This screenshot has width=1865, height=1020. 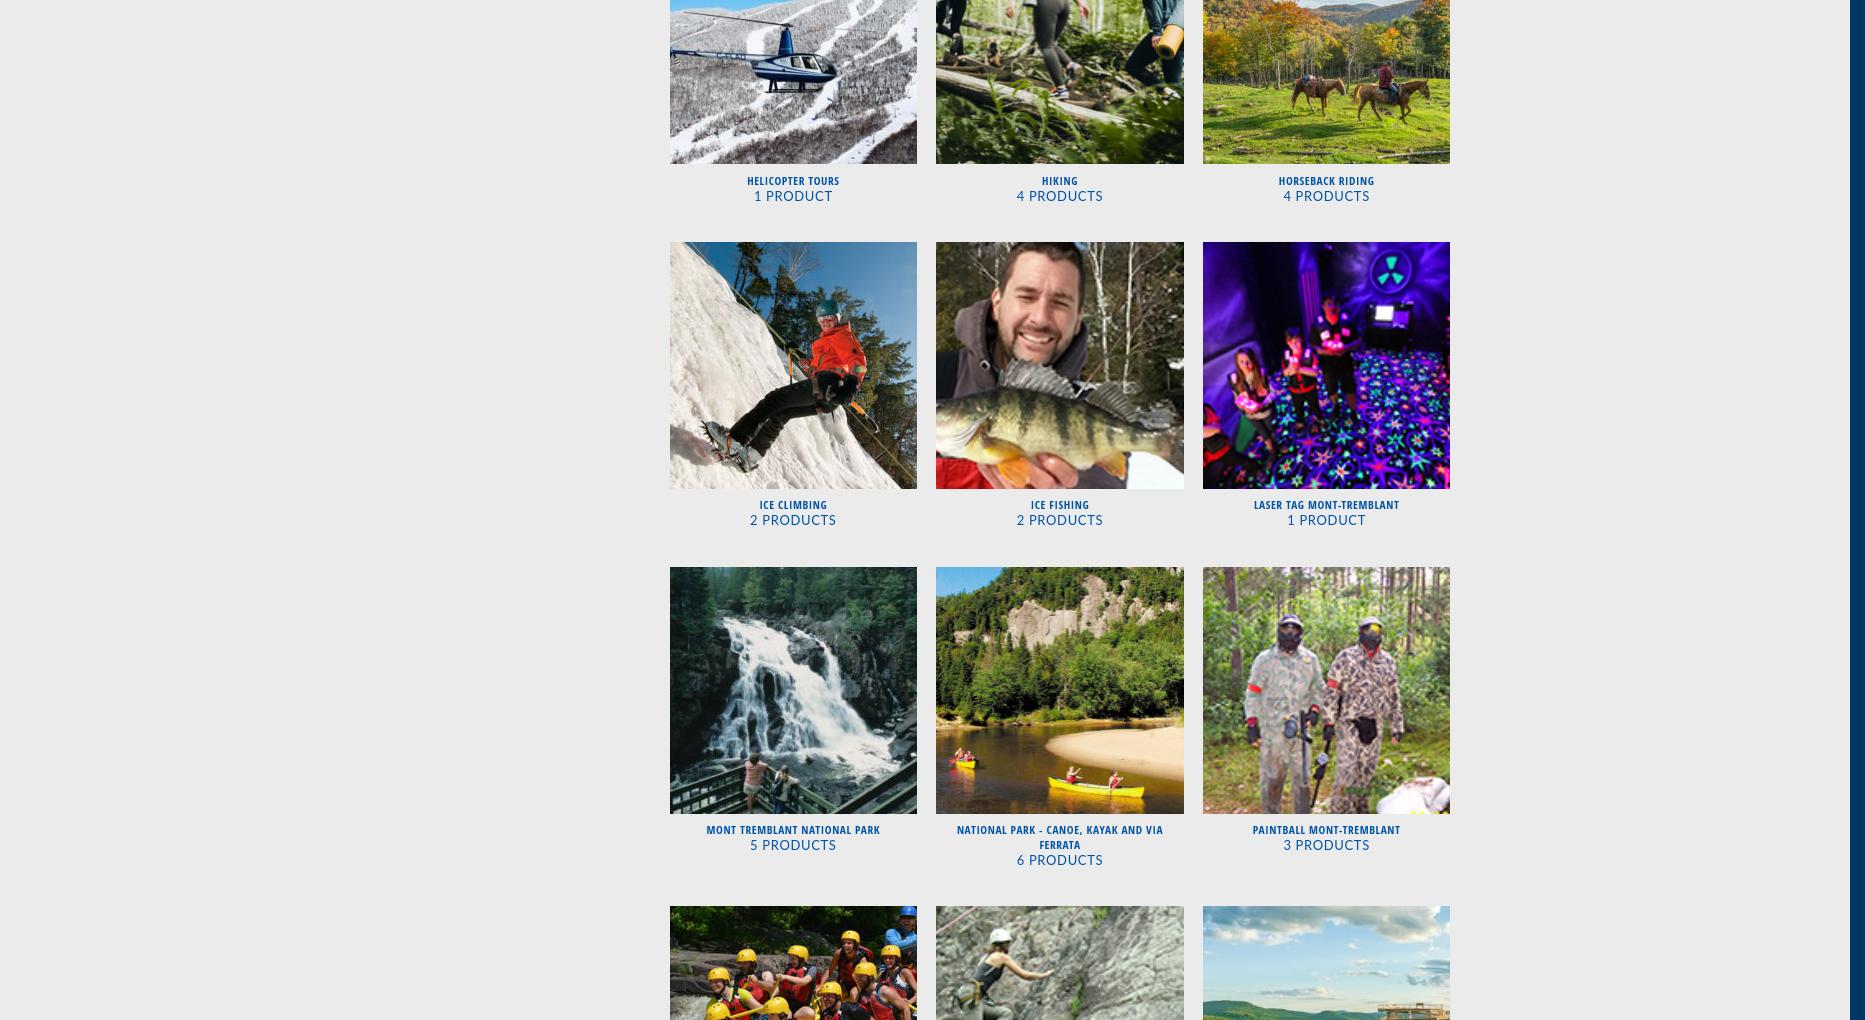 I want to click on '3 Products', so click(x=1325, y=846).